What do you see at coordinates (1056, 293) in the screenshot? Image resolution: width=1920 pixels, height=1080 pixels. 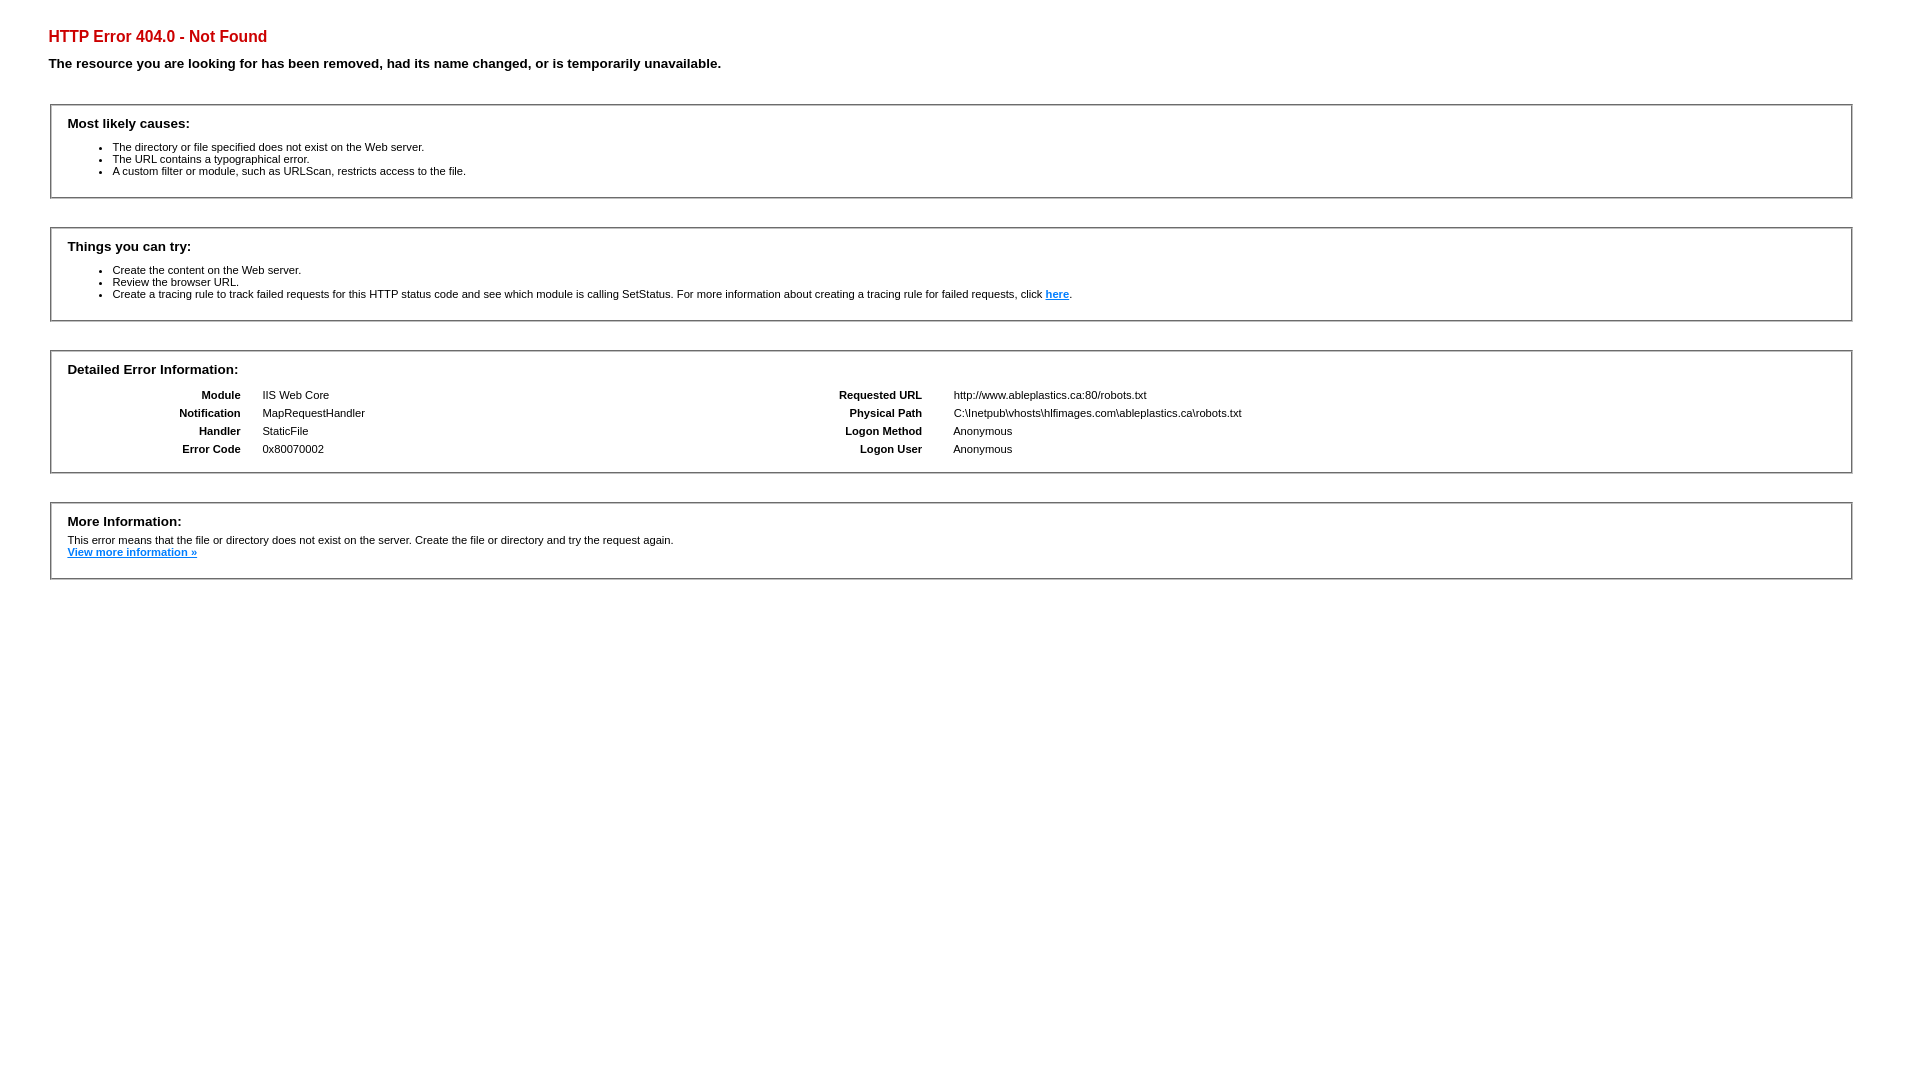 I see `'here'` at bounding box center [1056, 293].